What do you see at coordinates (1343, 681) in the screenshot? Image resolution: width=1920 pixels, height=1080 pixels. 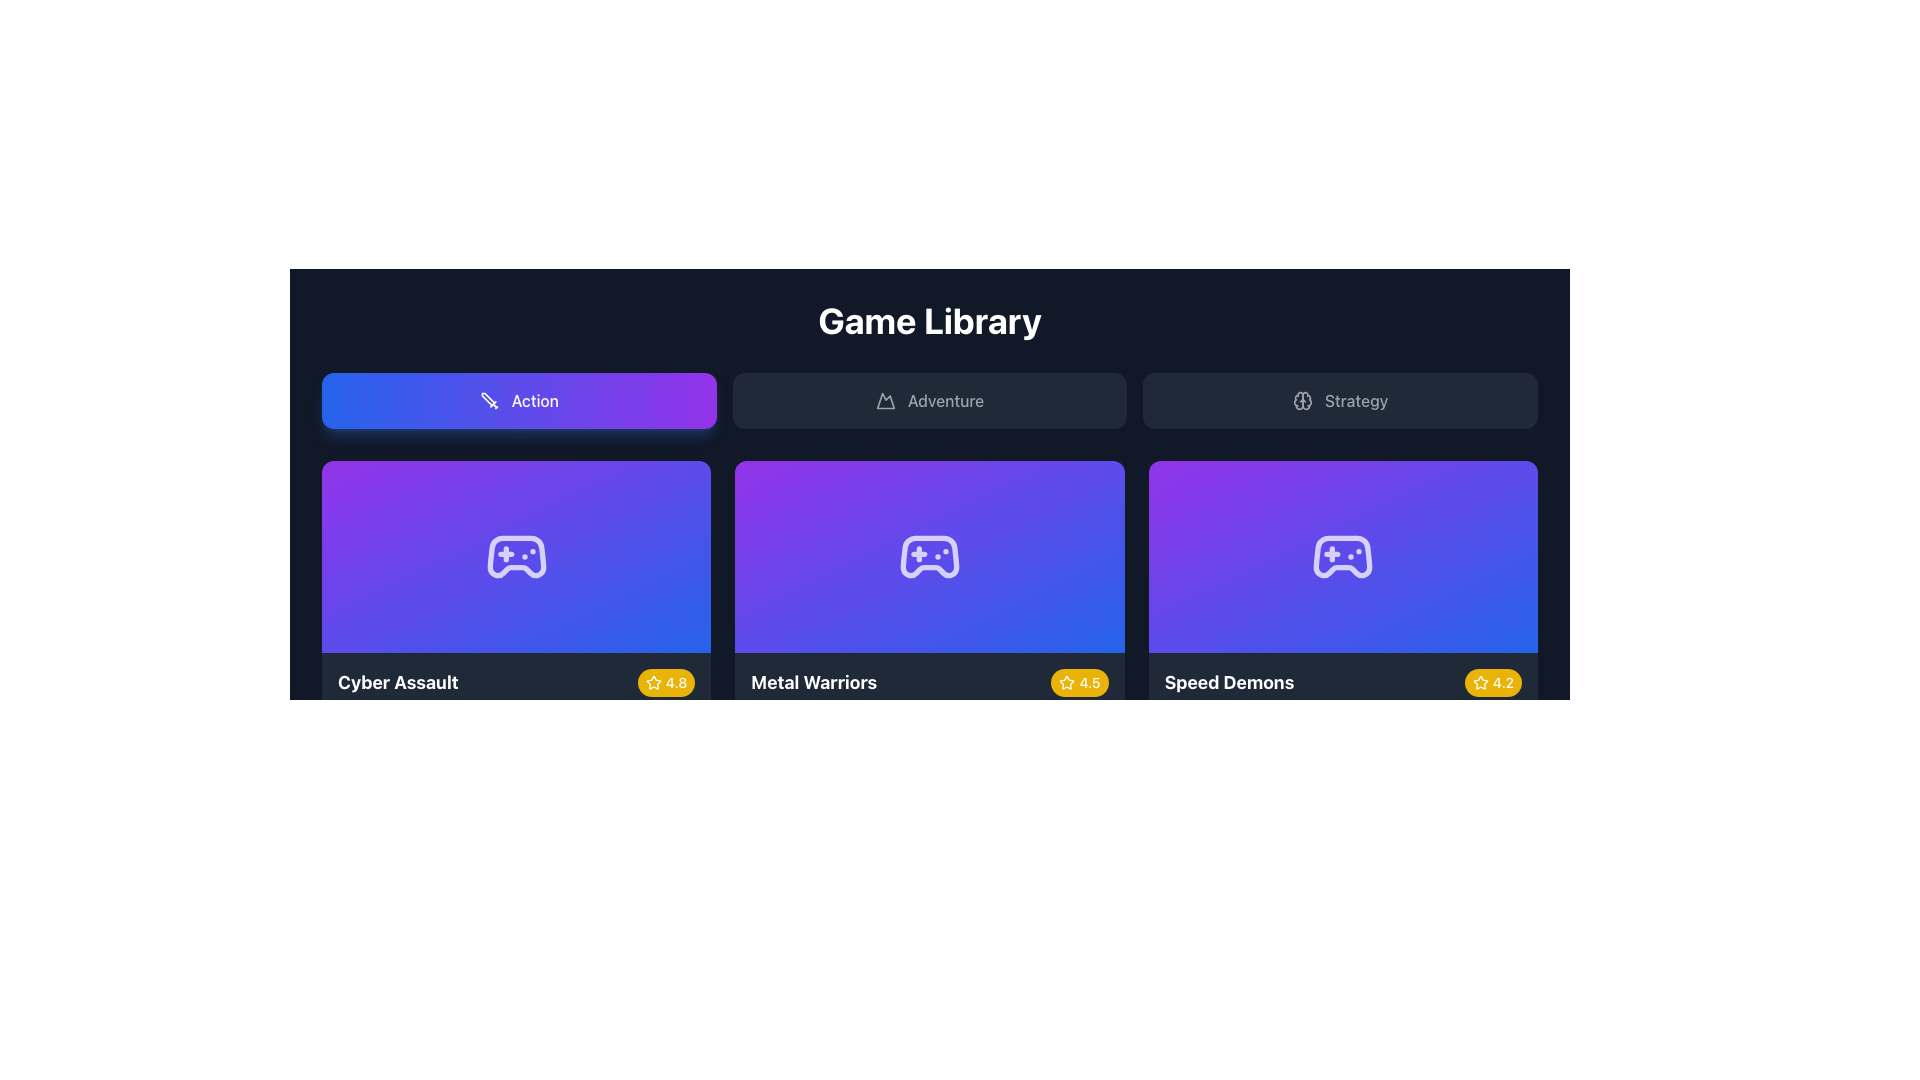 I see `the Row containing the game title 'Speed Demons' and the rating badge '4.2'` at bounding box center [1343, 681].